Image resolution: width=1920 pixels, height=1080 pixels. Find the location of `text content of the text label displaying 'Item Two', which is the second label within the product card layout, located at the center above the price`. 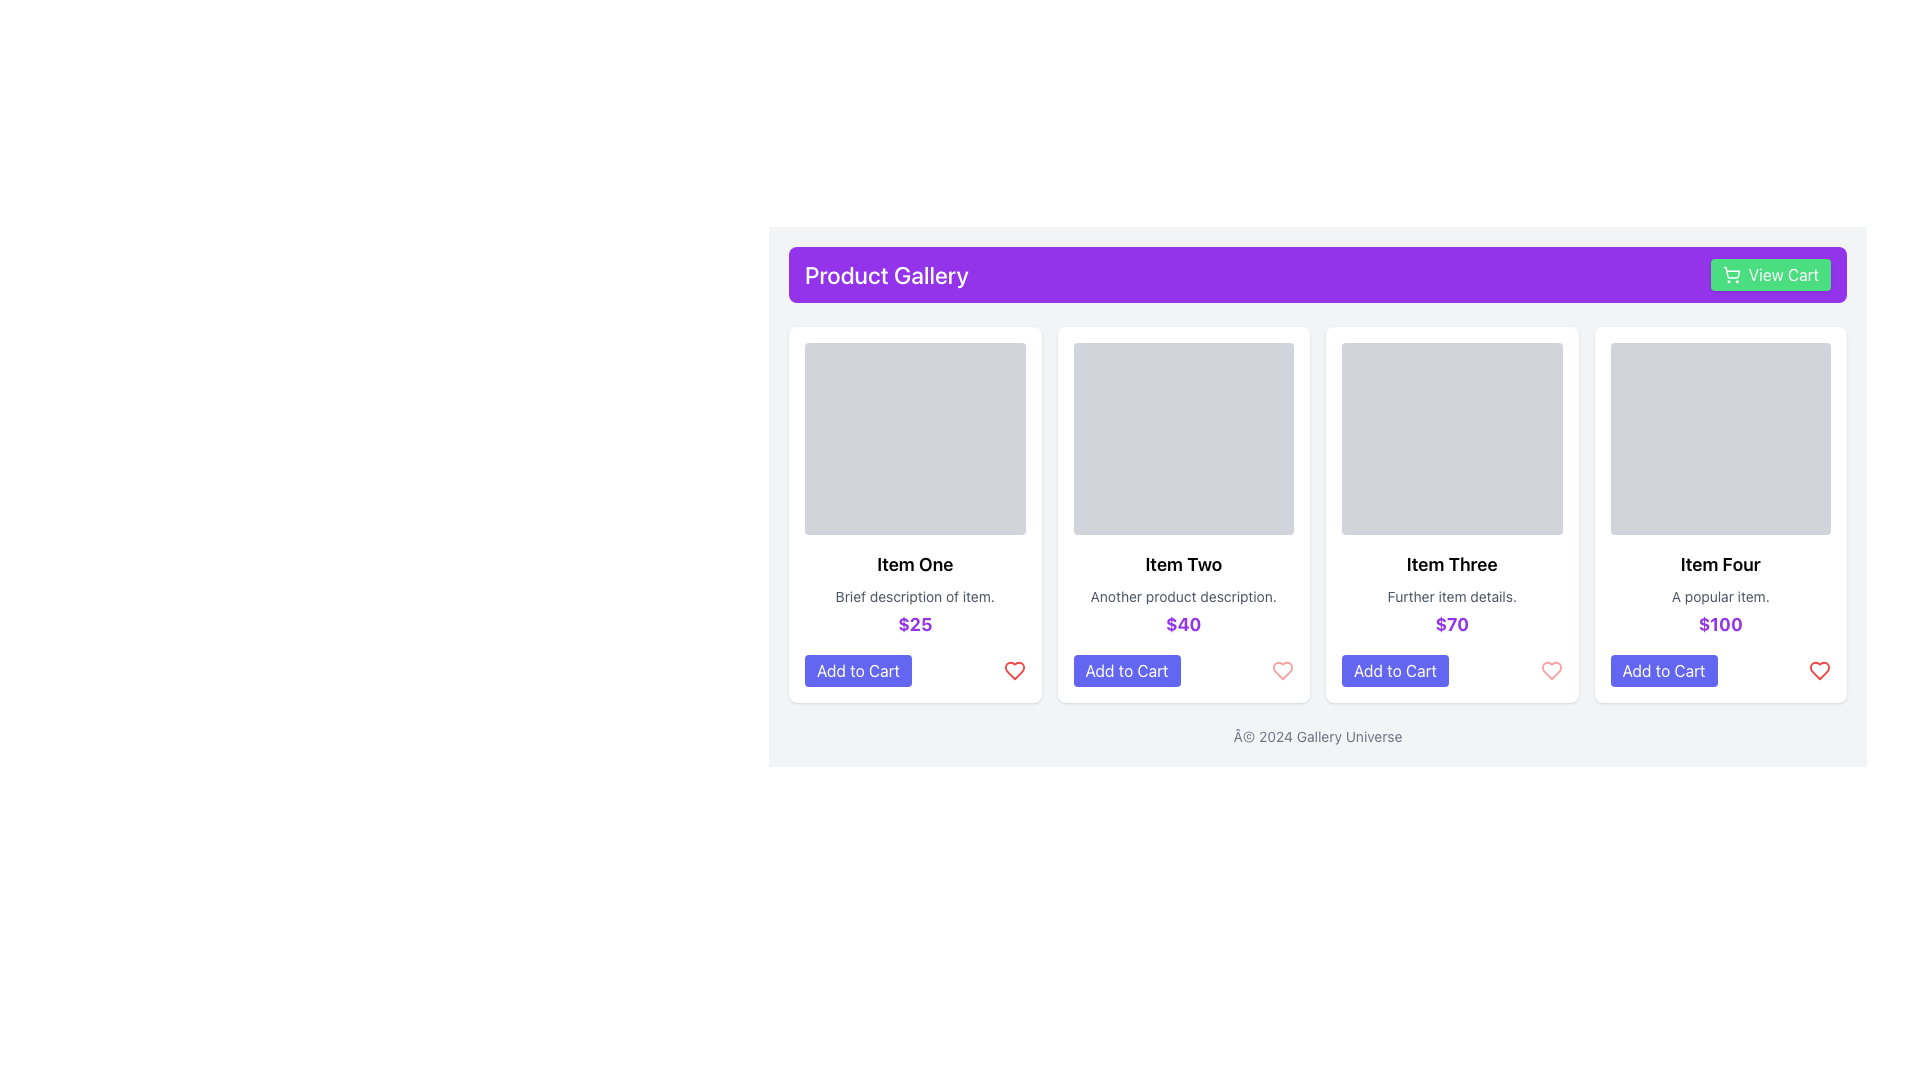

text content of the text label displaying 'Item Two', which is the second label within the product card layout, located at the center above the price is located at coordinates (1183, 564).